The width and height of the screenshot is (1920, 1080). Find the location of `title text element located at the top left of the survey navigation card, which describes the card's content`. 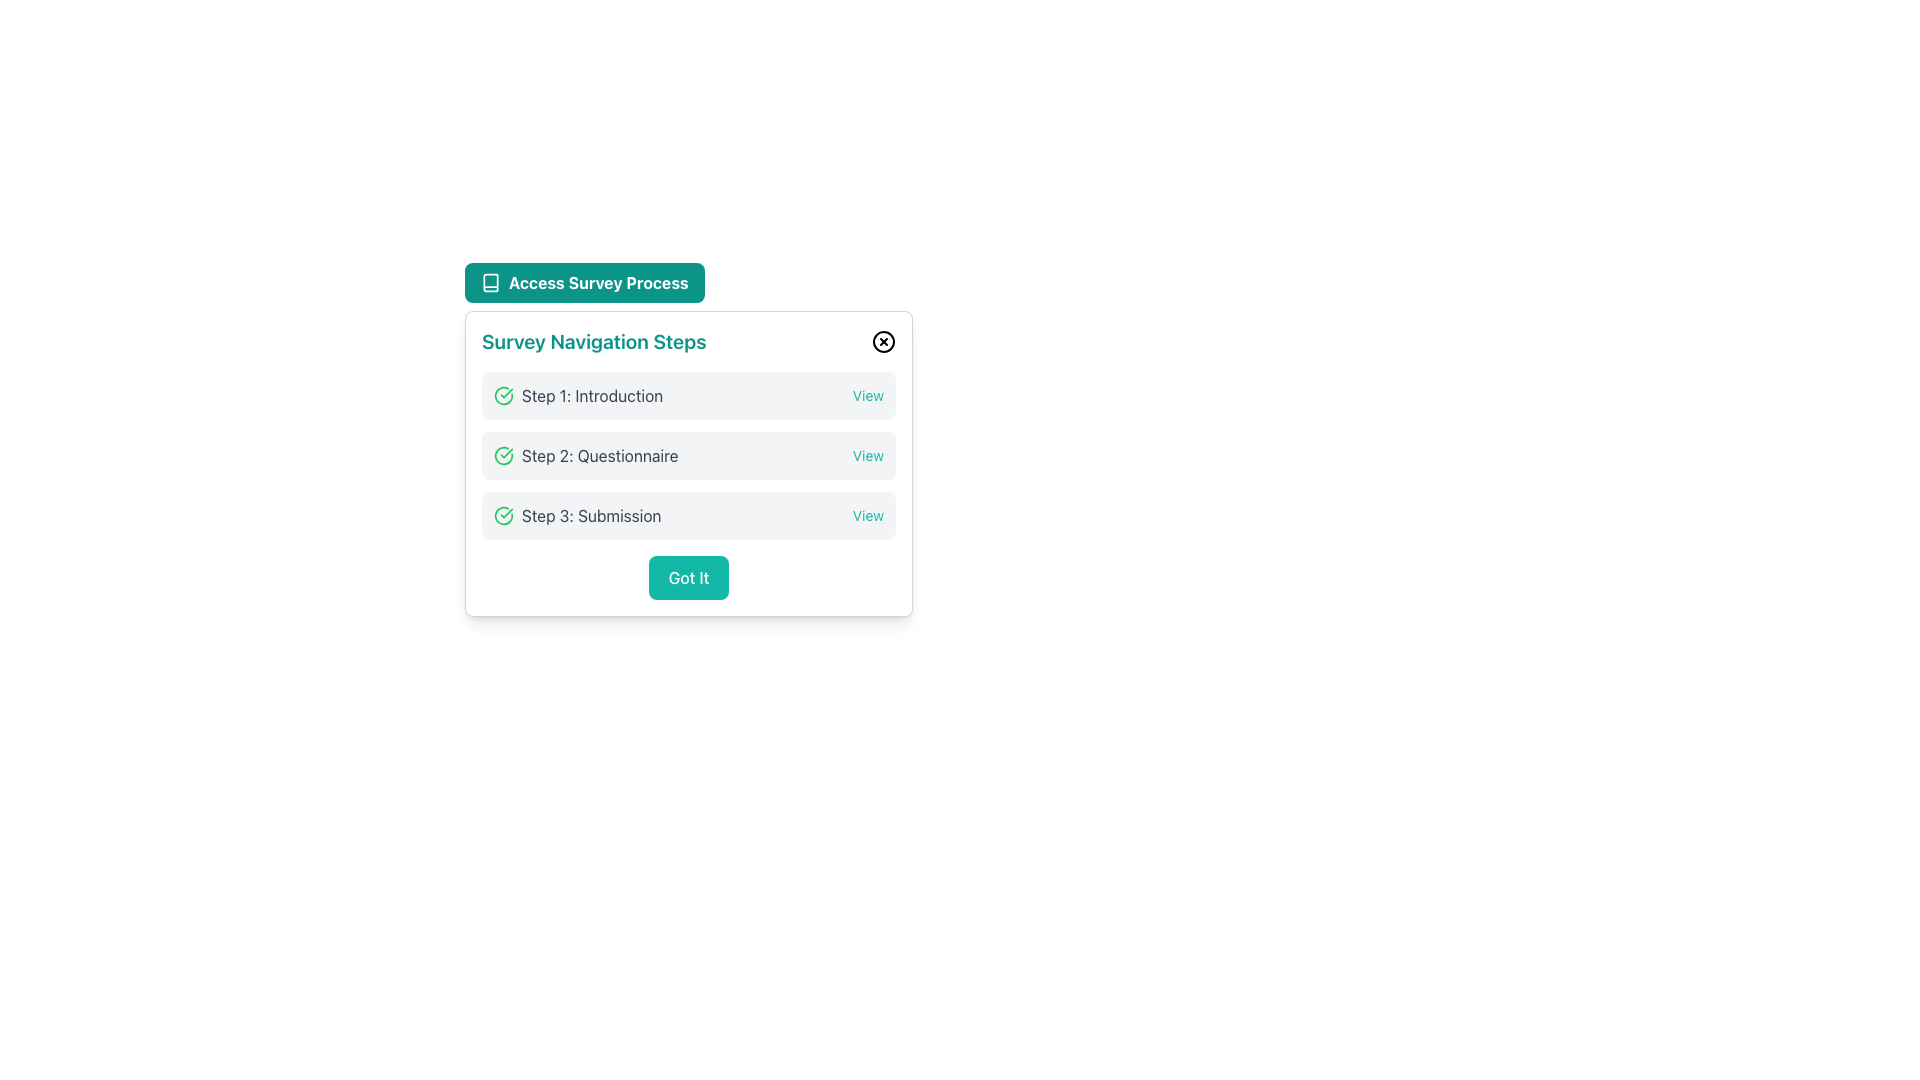

title text element located at the top left of the survey navigation card, which describes the card's content is located at coordinates (593, 341).